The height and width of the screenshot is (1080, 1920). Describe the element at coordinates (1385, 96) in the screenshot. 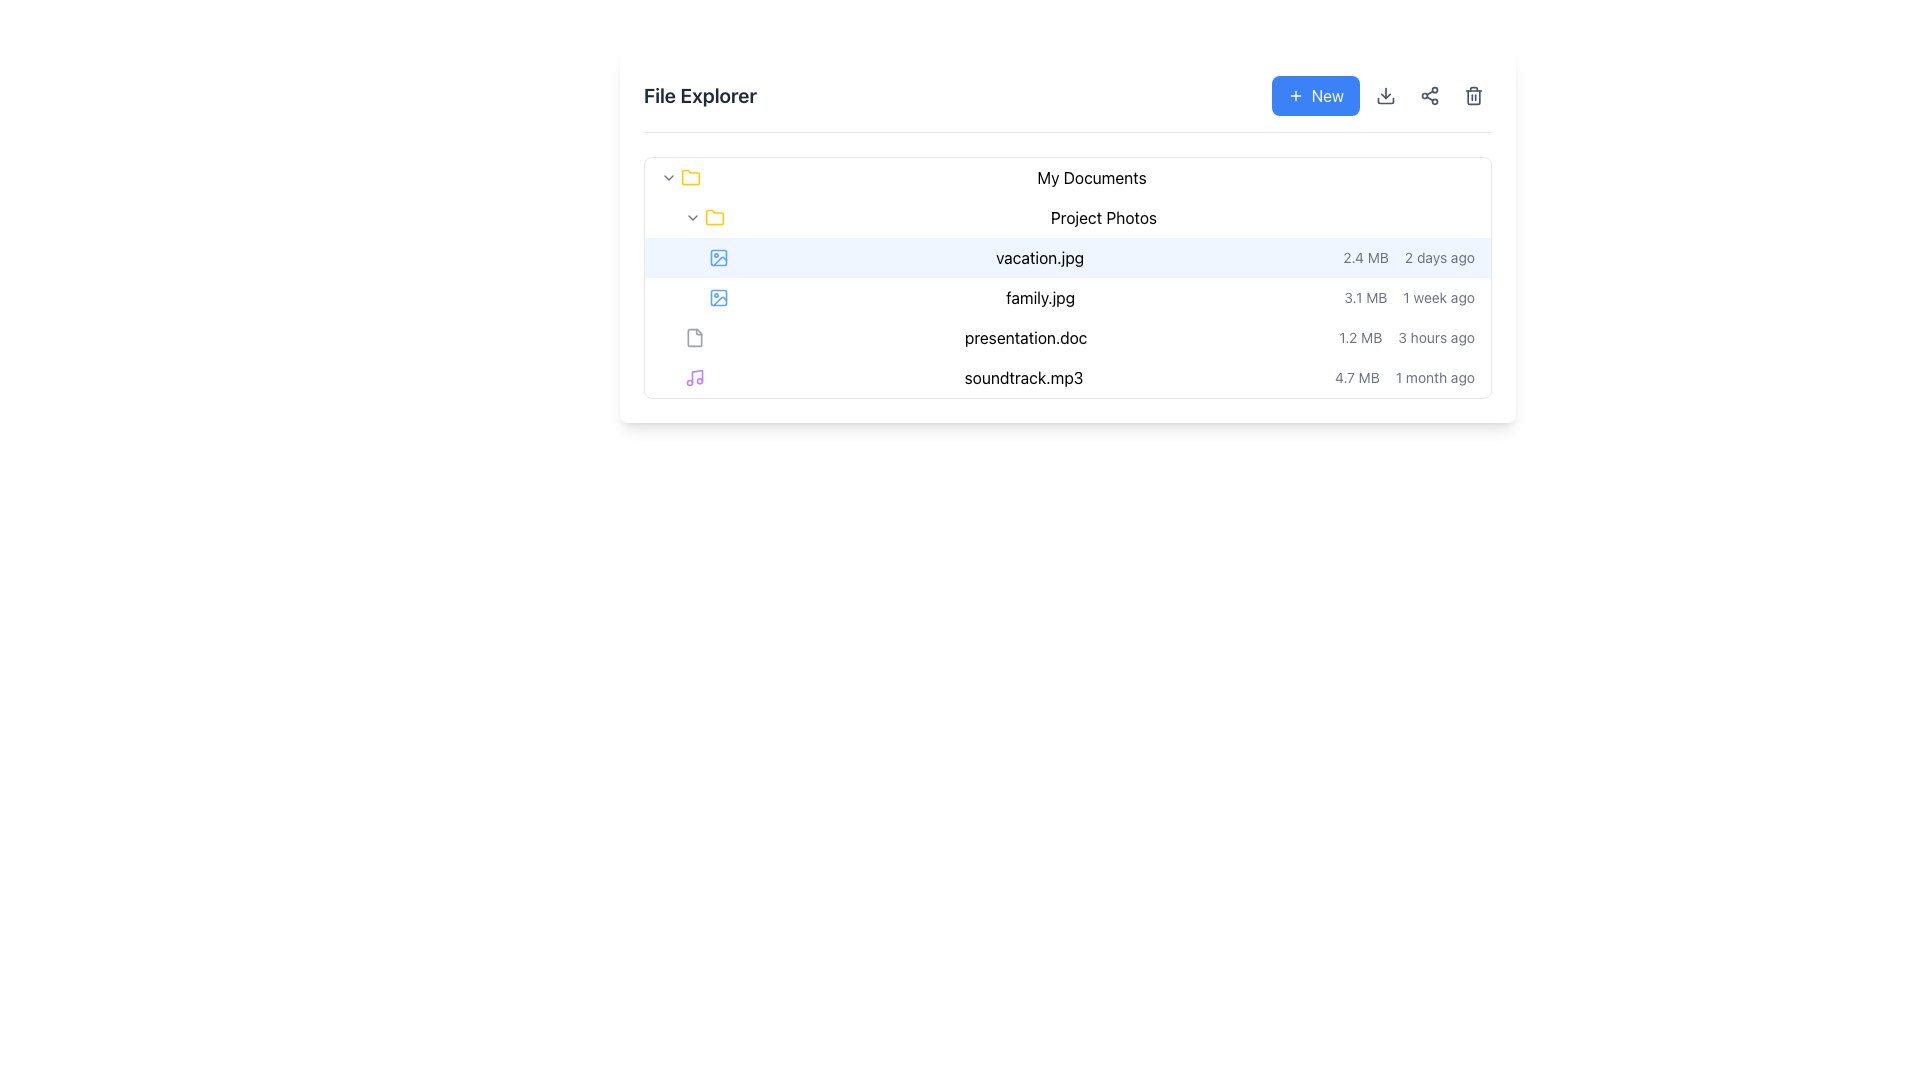

I see `the interactive gray download button with a downward arrow icon located in the top-right section of the interface to initiate a download` at that location.